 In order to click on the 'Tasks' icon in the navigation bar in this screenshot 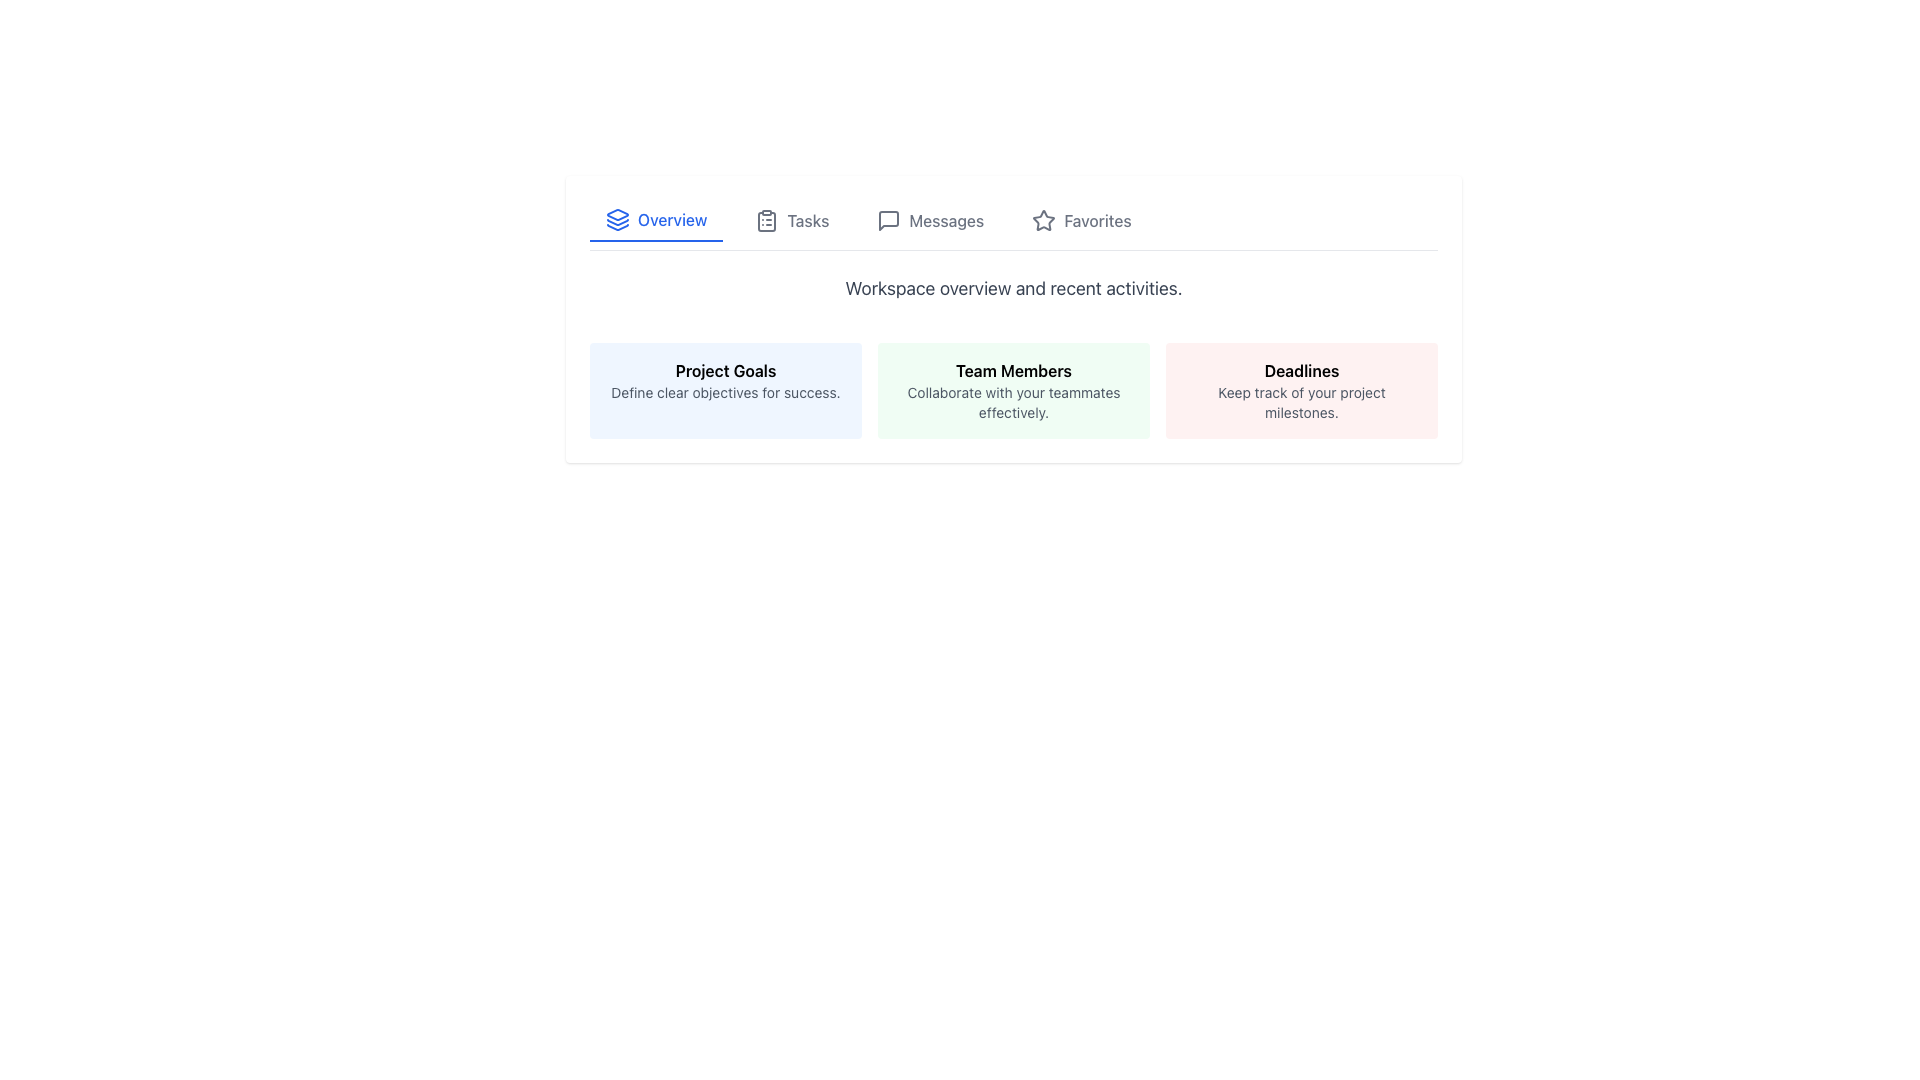, I will do `click(766, 220)`.